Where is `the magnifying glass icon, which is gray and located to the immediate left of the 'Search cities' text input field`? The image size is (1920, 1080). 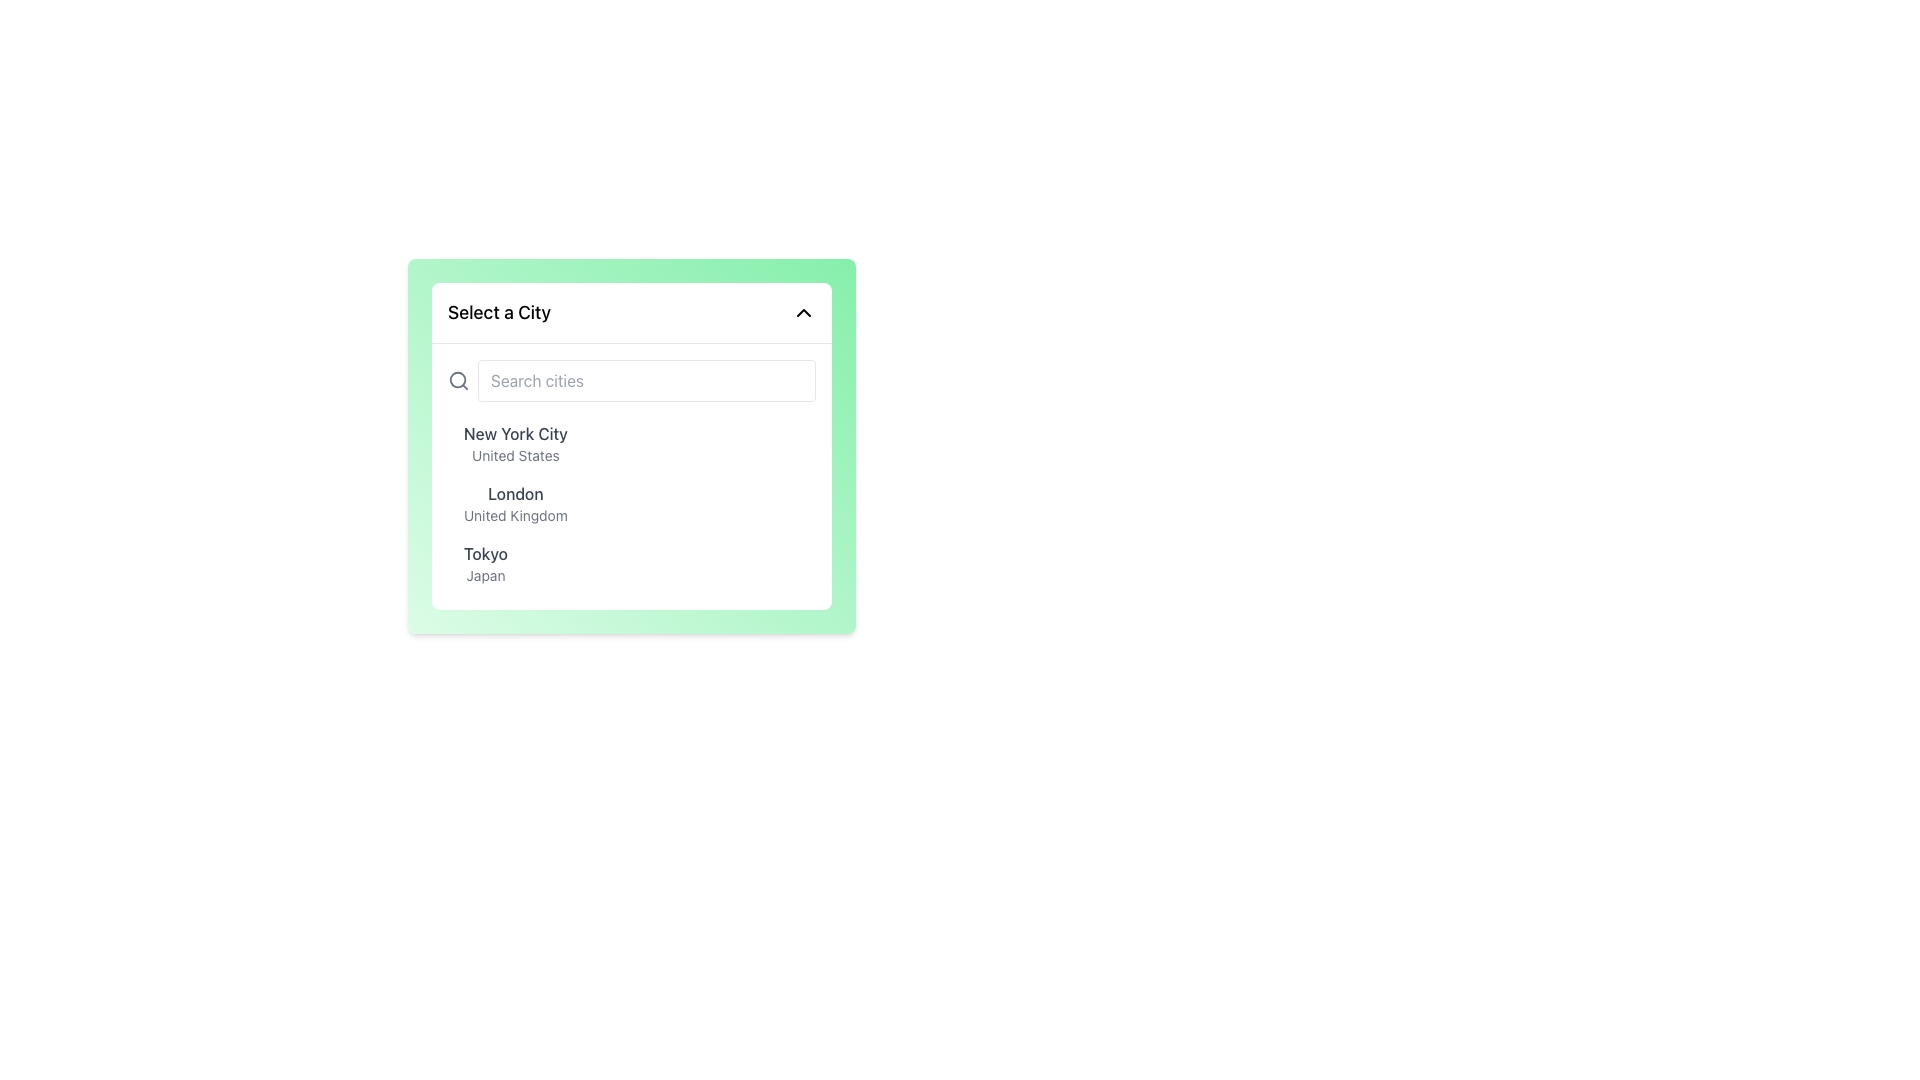 the magnifying glass icon, which is gray and located to the immediate left of the 'Search cities' text input field is located at coordinates (457, 381).